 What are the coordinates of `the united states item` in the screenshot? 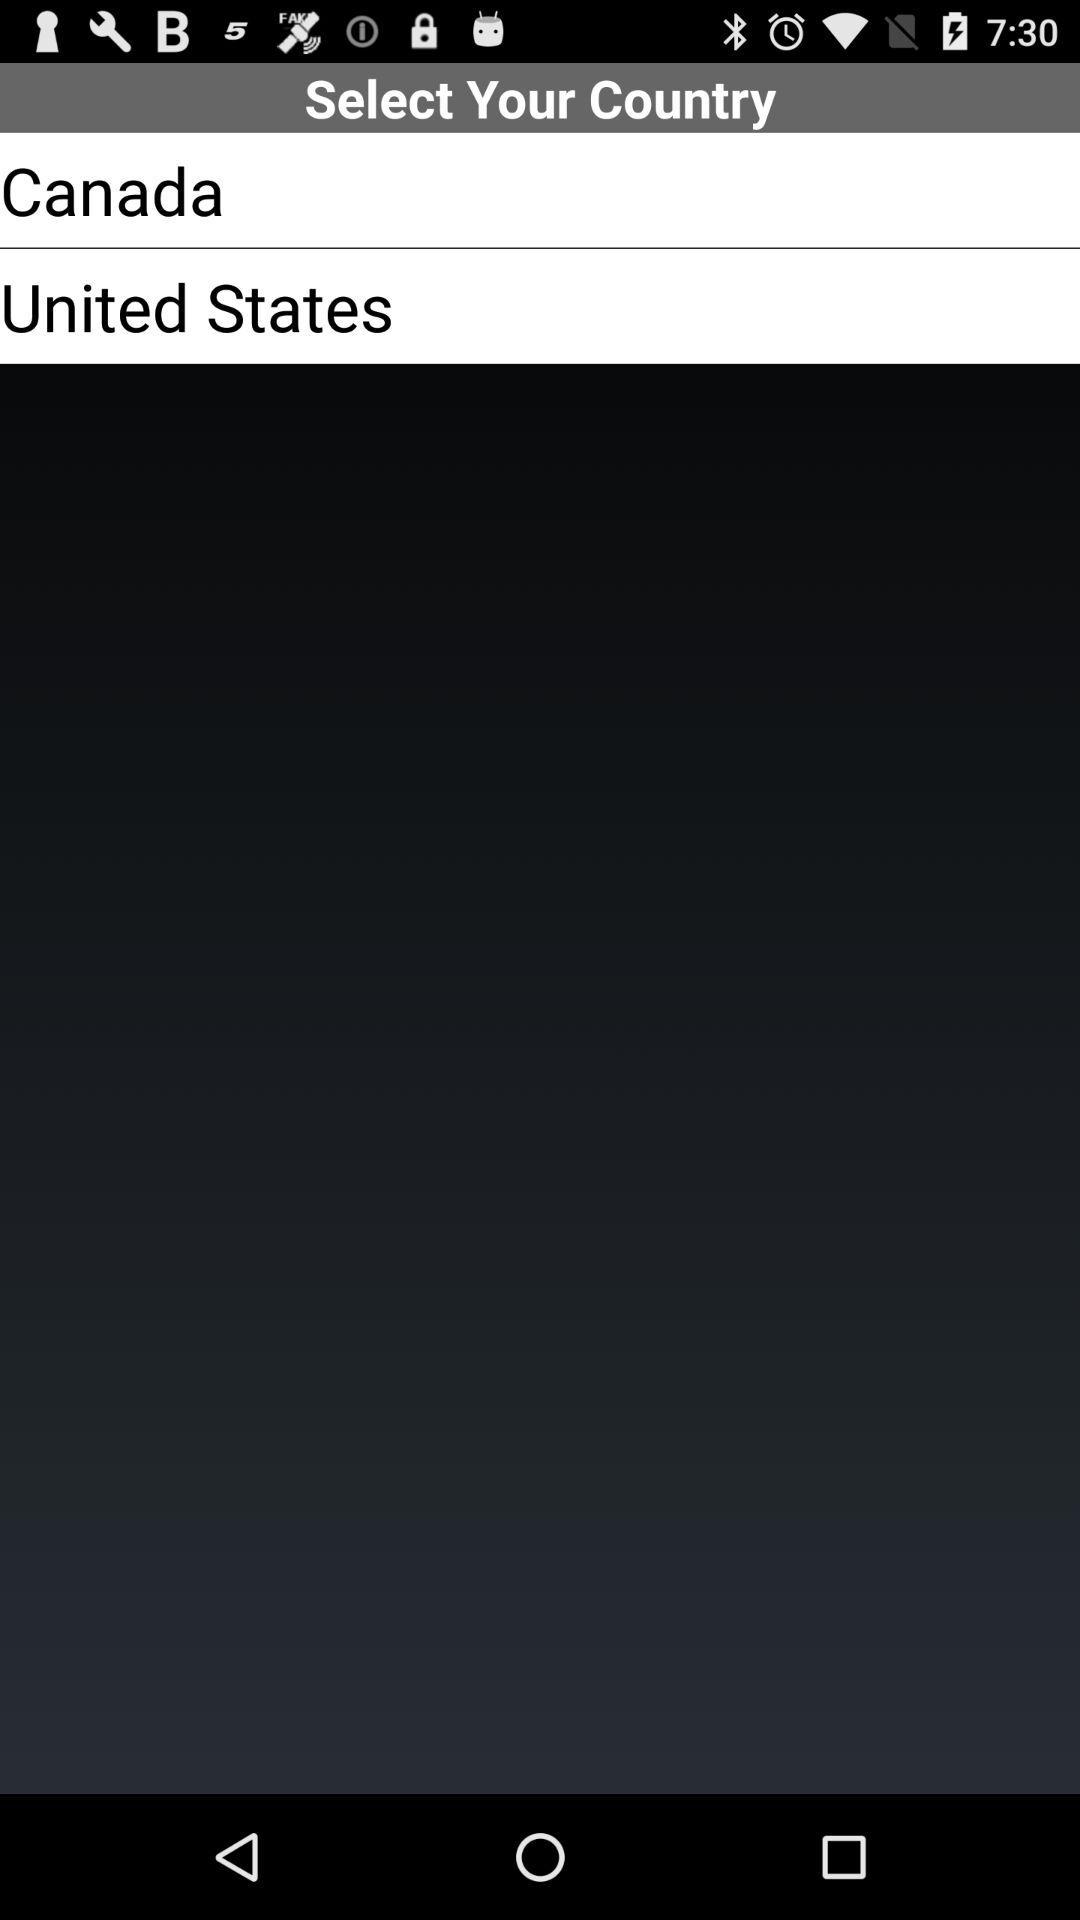 It's located at (196, 305).